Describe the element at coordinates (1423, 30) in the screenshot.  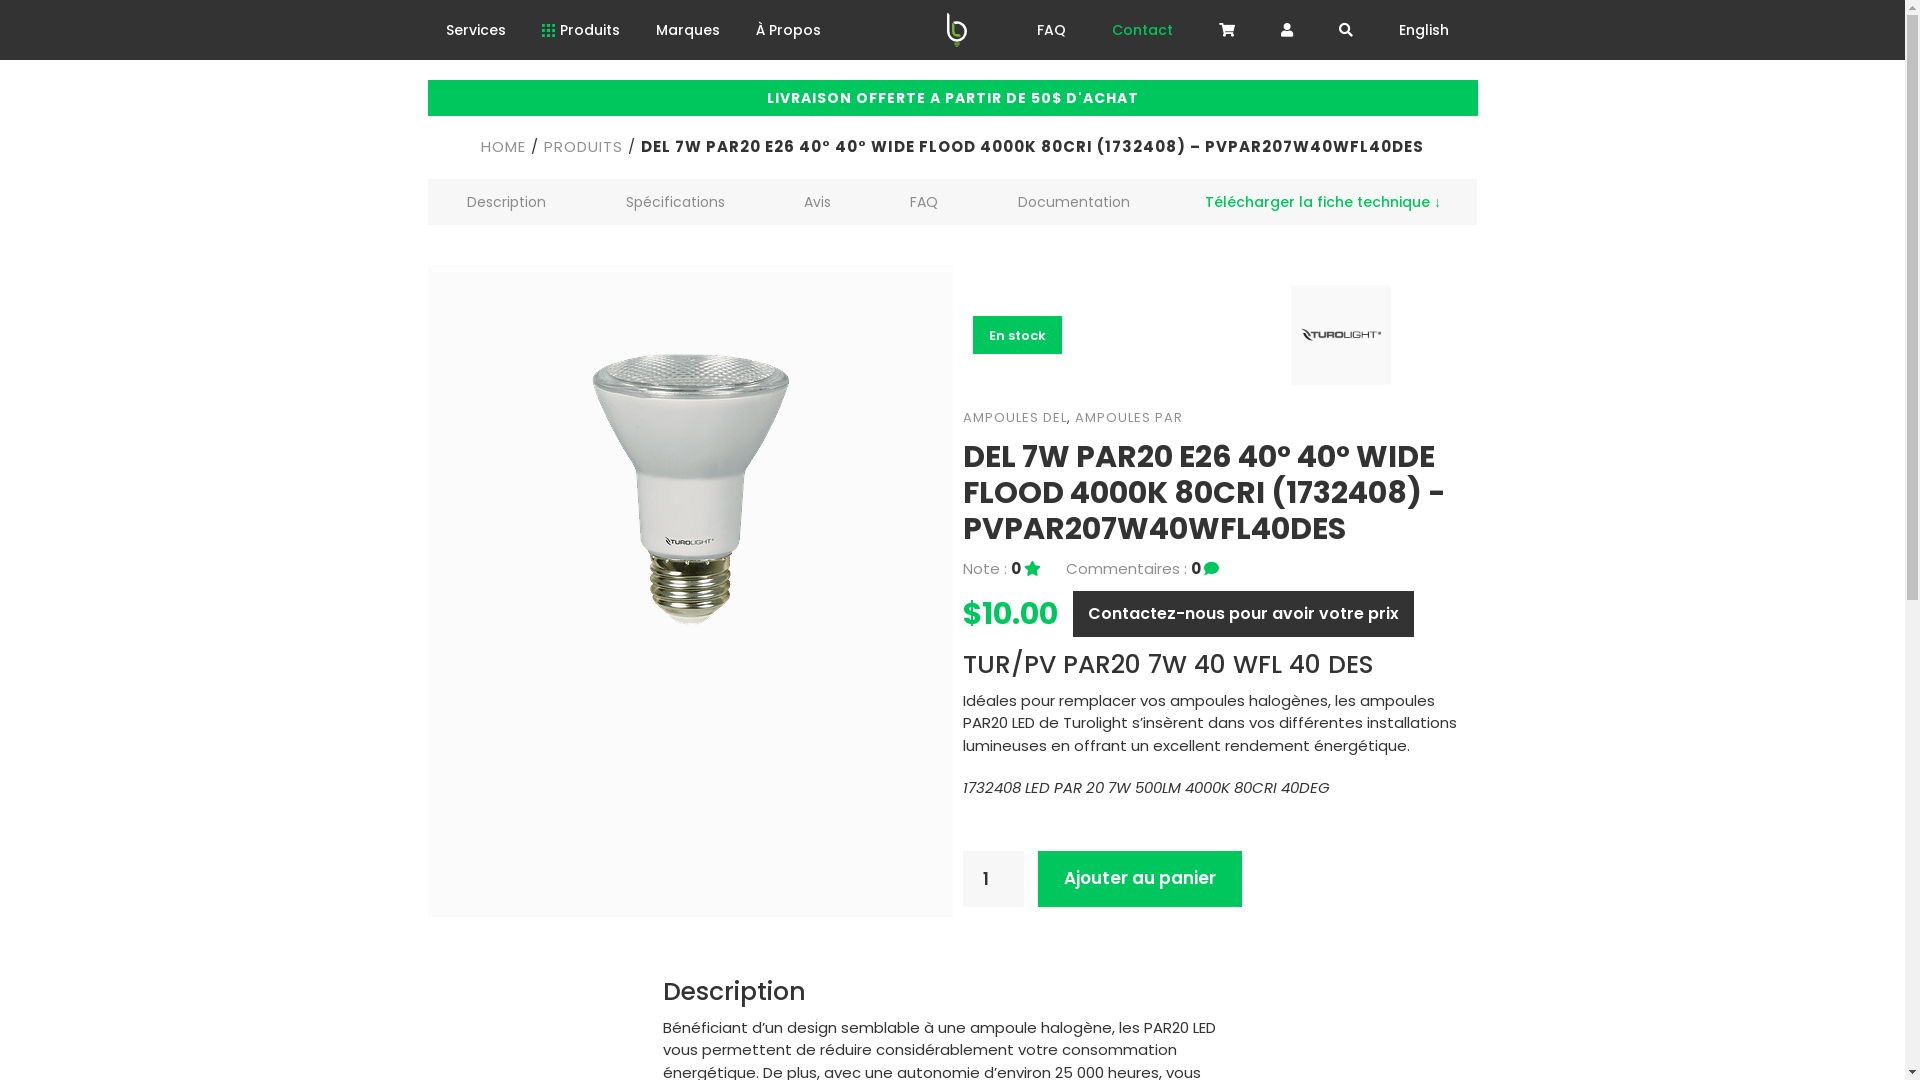
I see `'English'` at that location.